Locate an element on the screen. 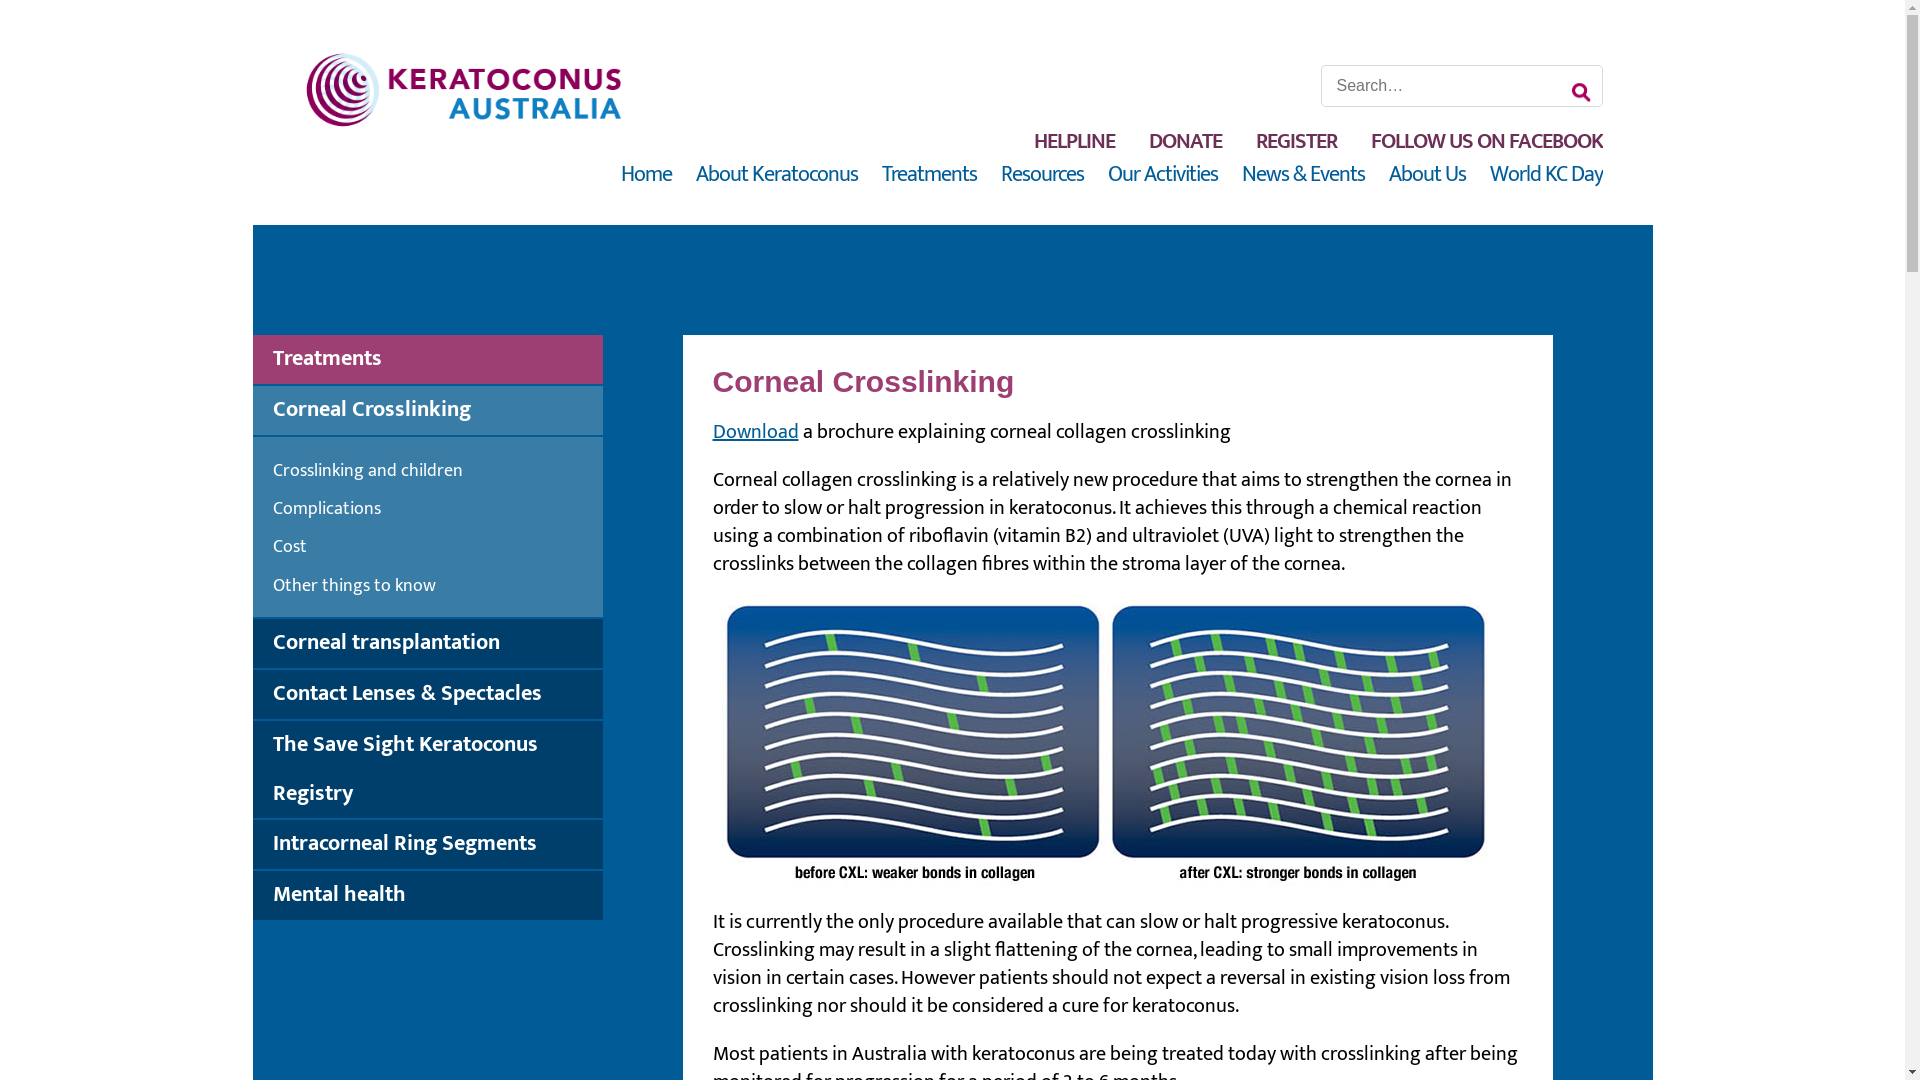  'About Us' is located at coordinates (1425, 173).